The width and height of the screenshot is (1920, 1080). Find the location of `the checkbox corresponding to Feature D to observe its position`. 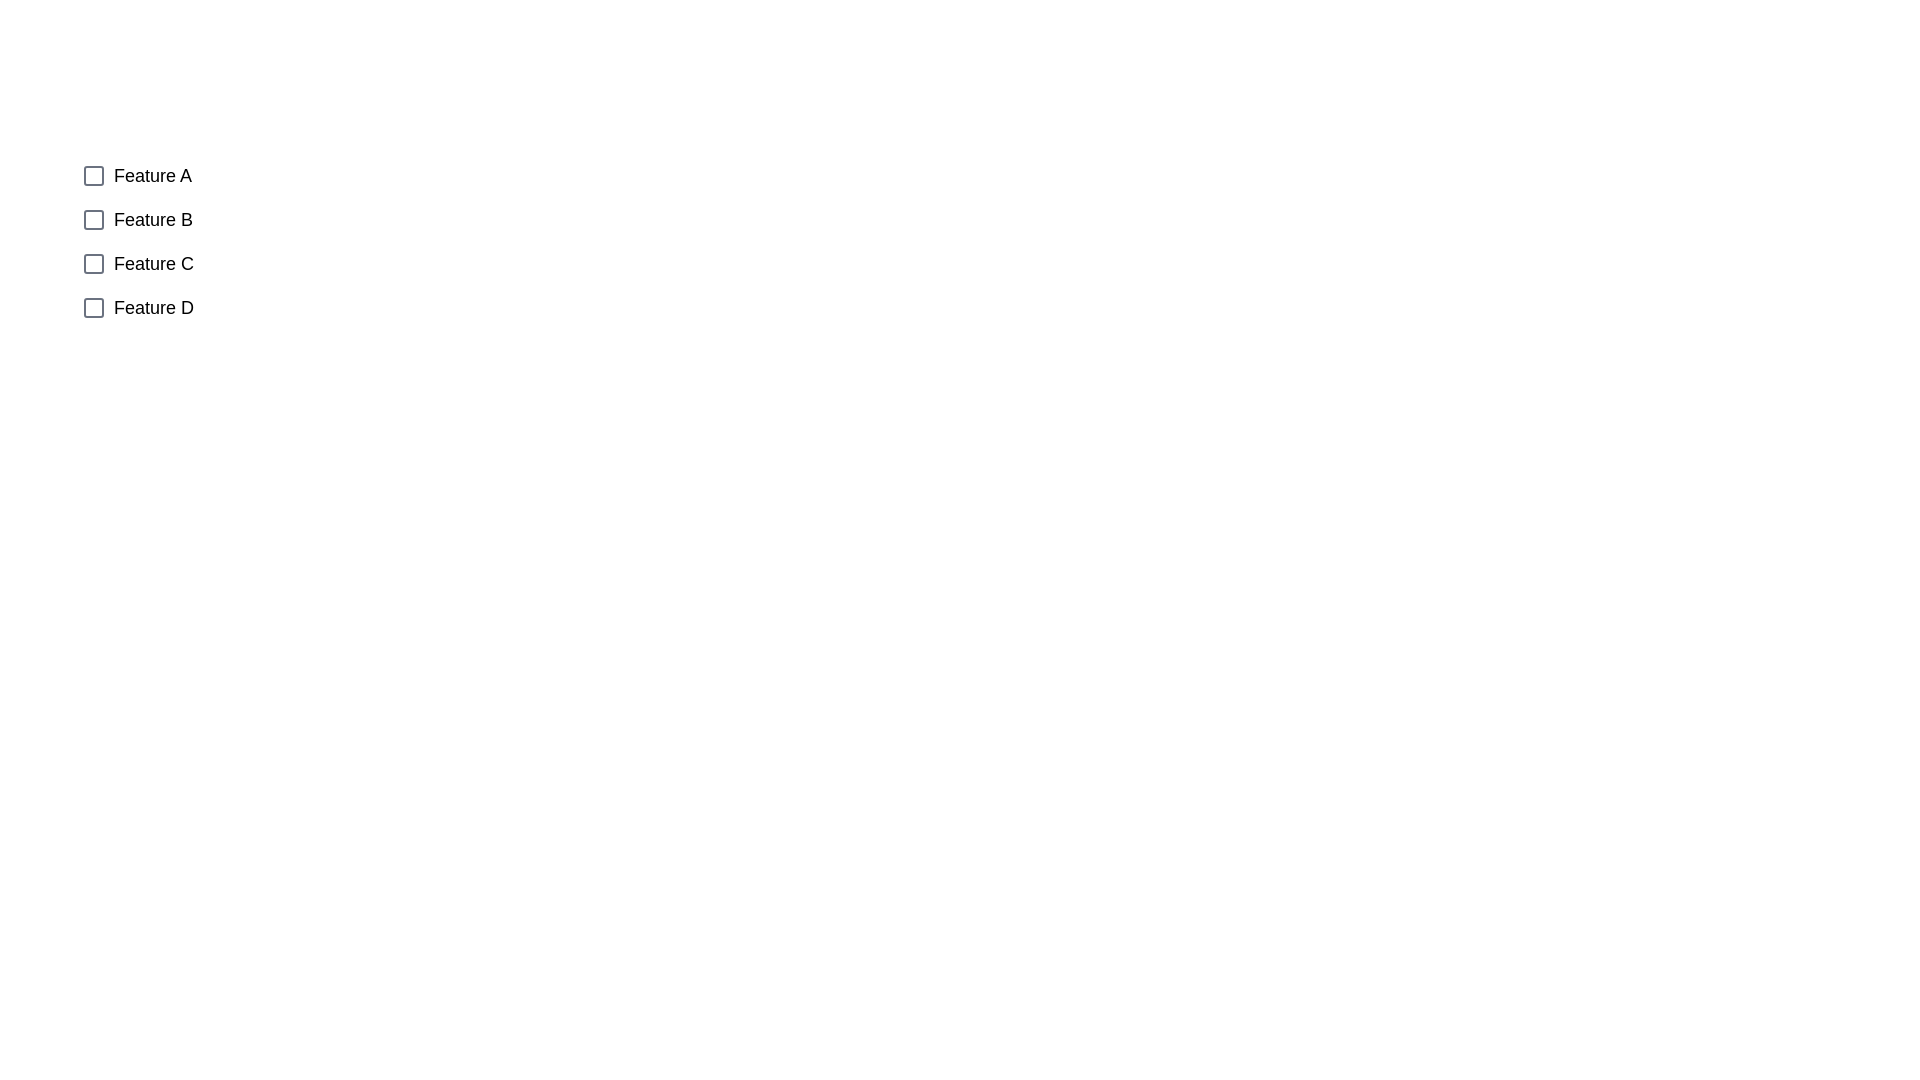

the checkbox corresponding to Feature D to observe its position is located at coordinates (137, 308).